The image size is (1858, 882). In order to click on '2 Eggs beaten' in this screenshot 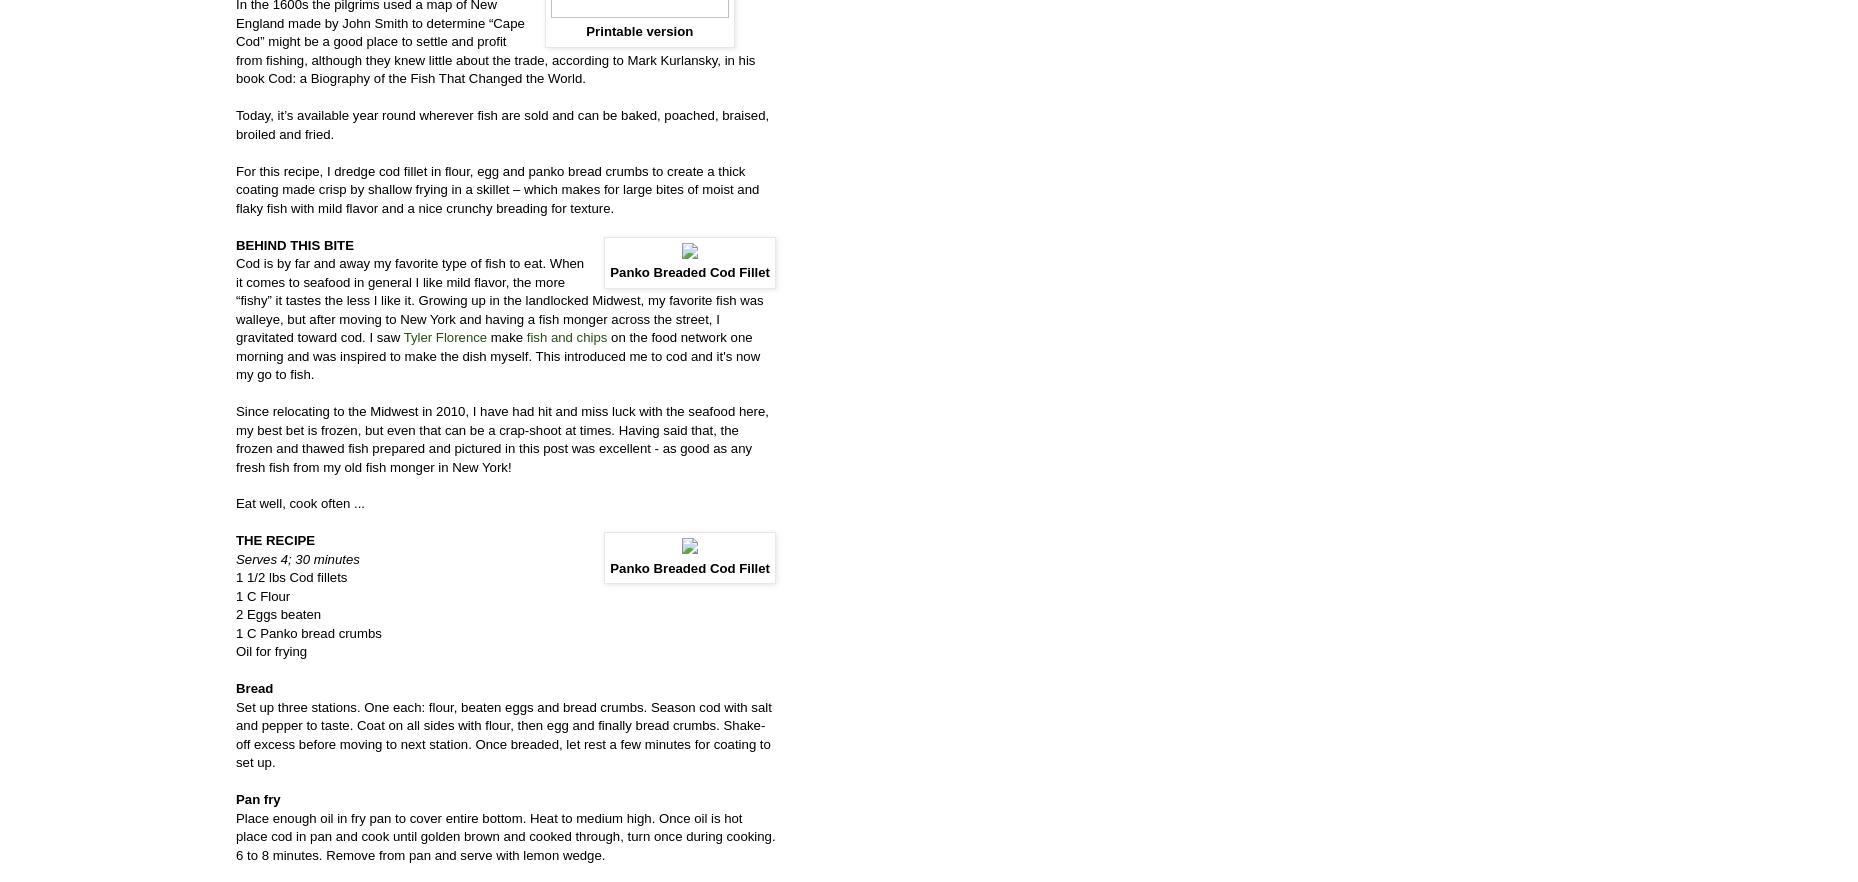, I will do `click(277, 613)`.